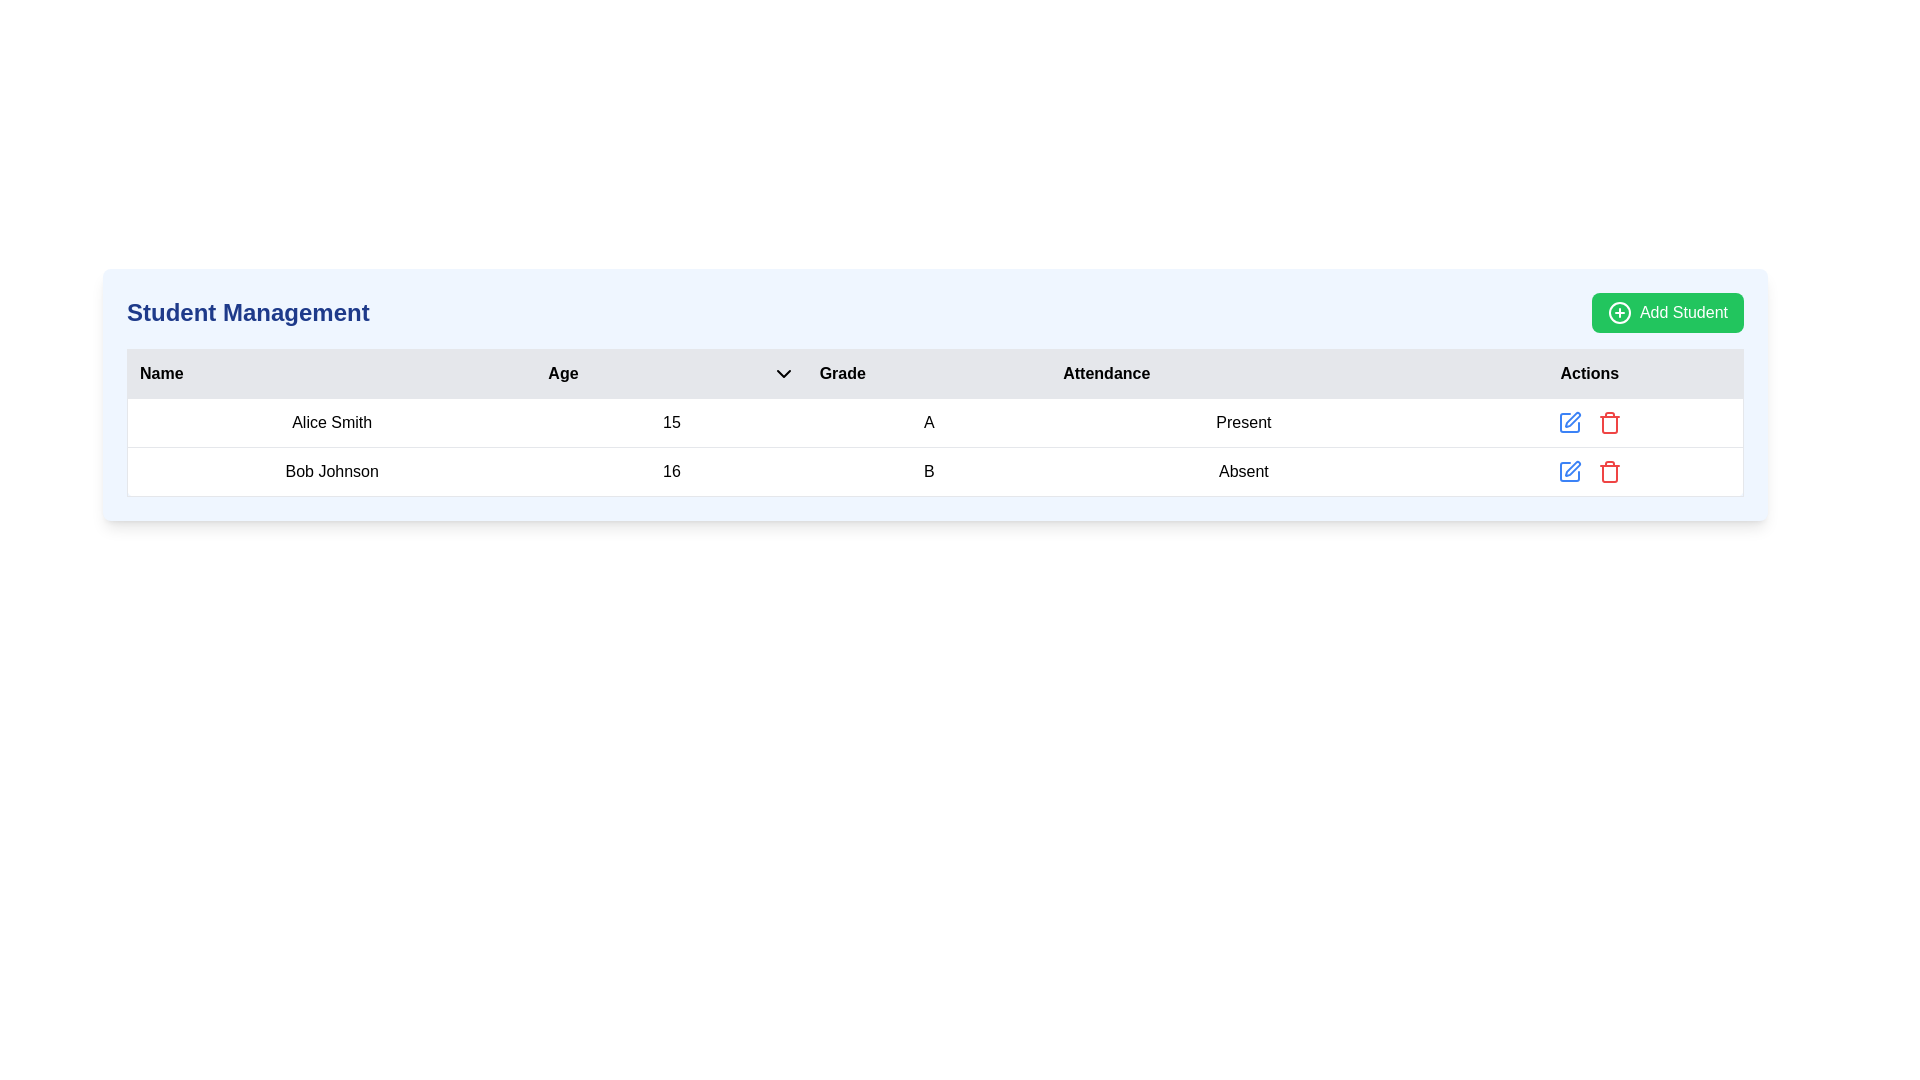  Describe the element at coordinates (672, 471) in the screenshot. I see `the static text label indicating the age of the student, Bob Johnson, located in the second row of the table under the 'Age' column` at that location.